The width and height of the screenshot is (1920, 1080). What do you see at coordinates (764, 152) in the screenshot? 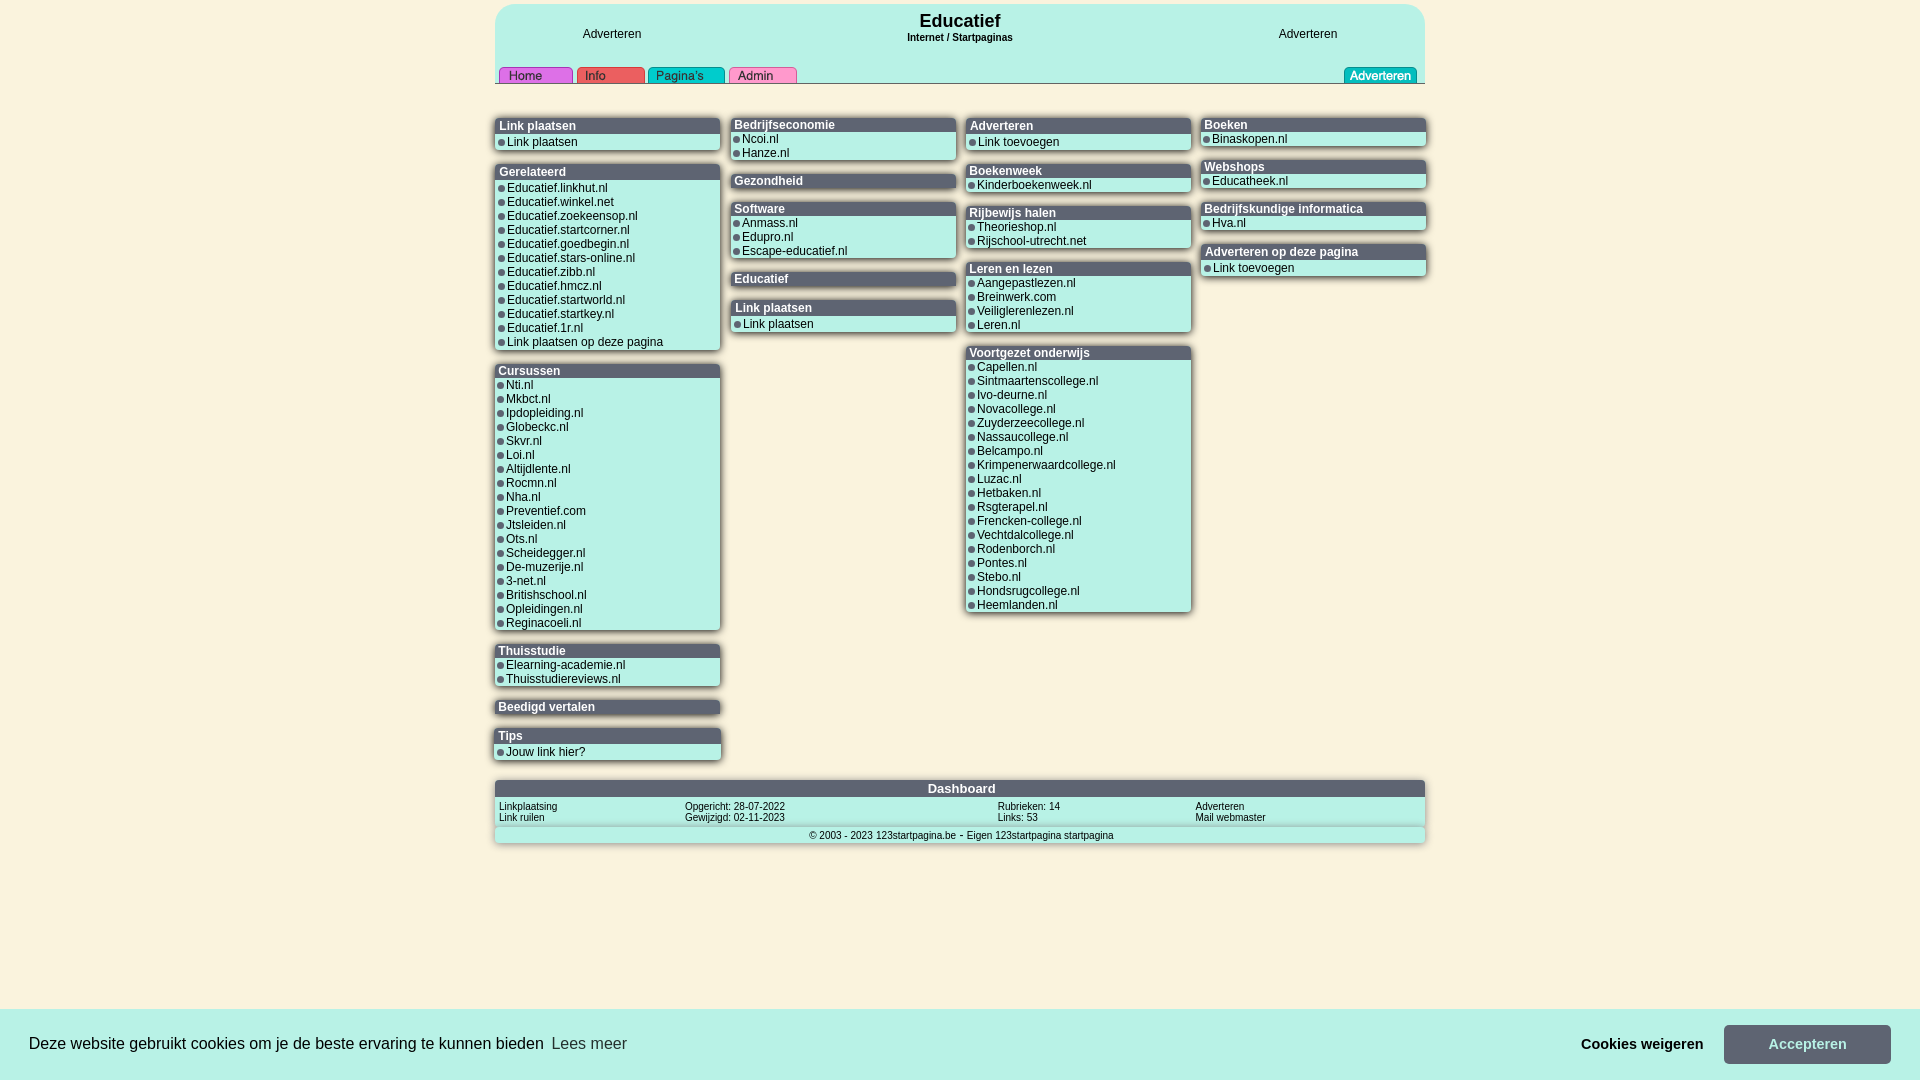
I see `'Hanze.nl'` at bounding box center [764, 152].